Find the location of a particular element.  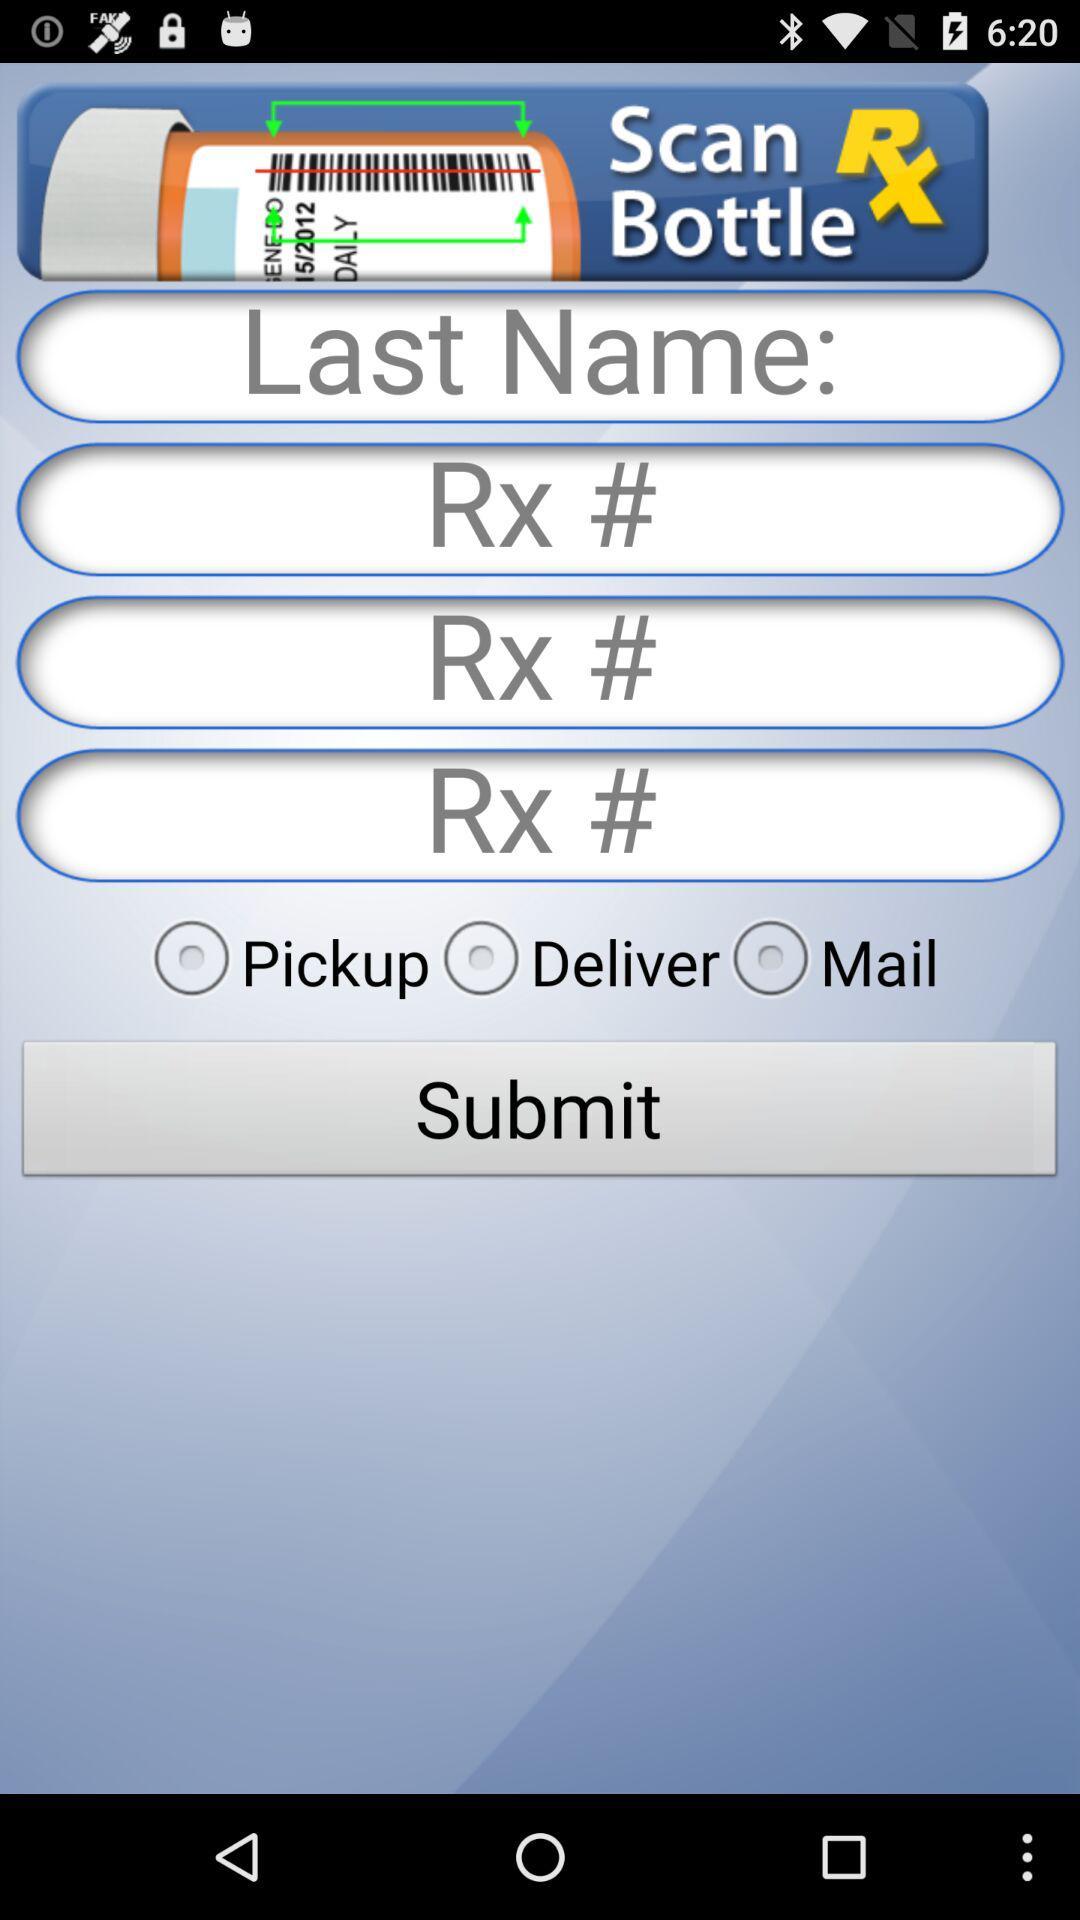

mail on the right is located at coordinates (829, 961).